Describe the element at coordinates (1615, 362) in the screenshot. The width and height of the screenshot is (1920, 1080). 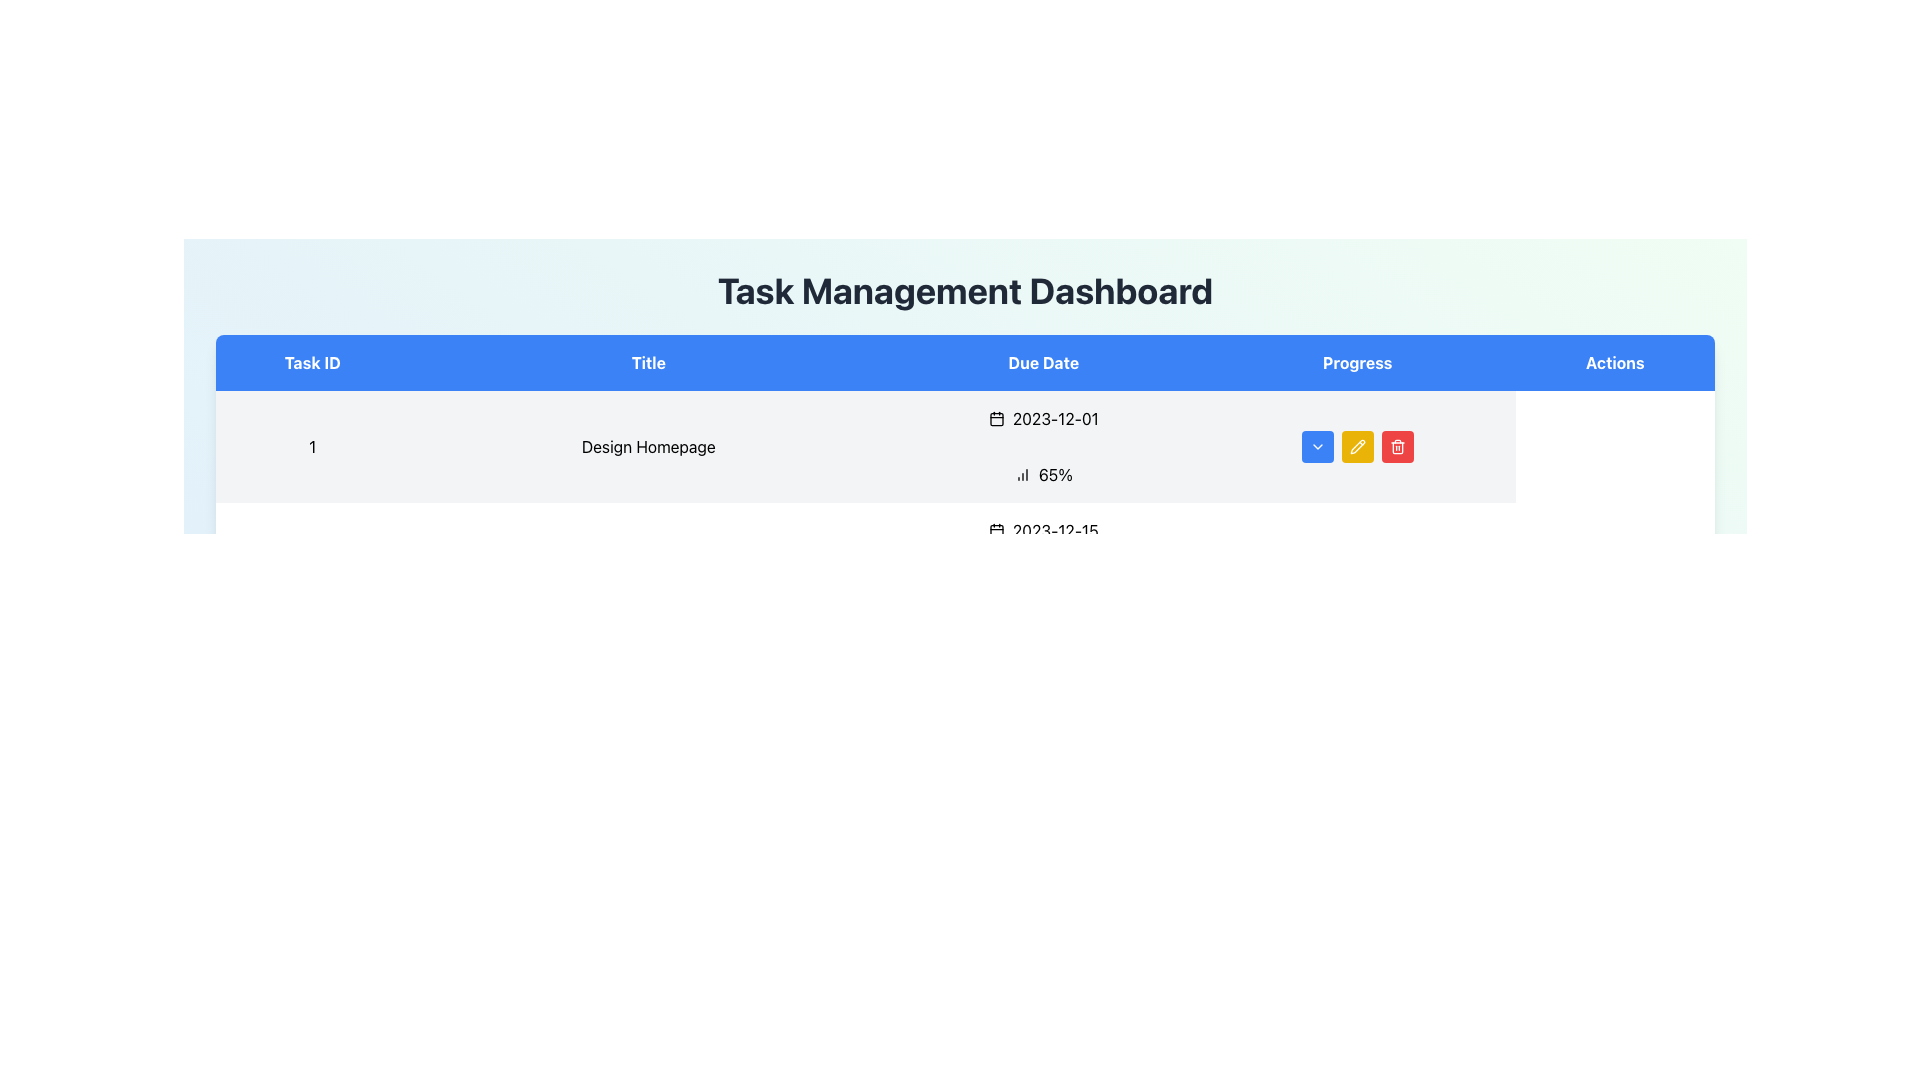
I see `the 'Actions' text label, which is a rectangular area displaying the text in white on a blue background, located in the top-right section of the grid as the fifth column in the header row` at that location.